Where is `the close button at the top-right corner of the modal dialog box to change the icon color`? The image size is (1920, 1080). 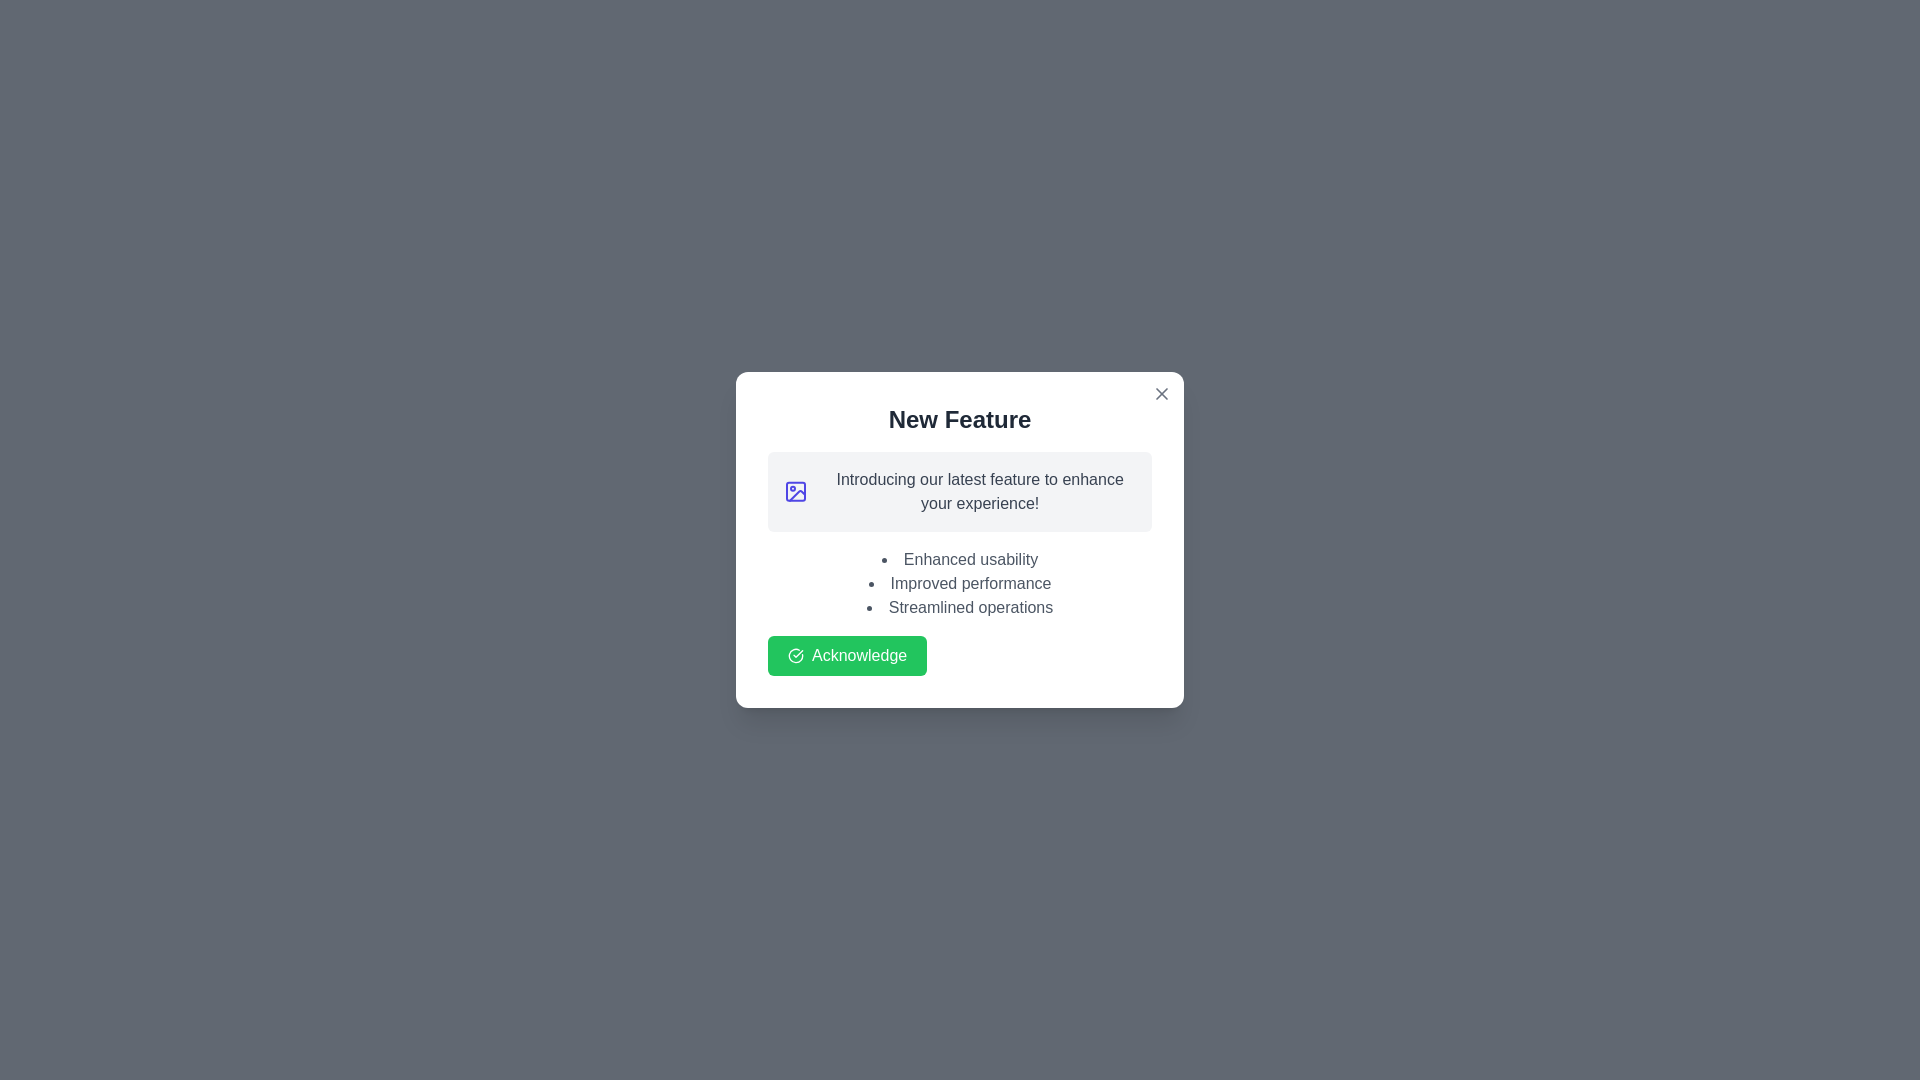
the close button at the top-right corner of the modal dialog box to change the icon color is located at coordinates (1161, 393).